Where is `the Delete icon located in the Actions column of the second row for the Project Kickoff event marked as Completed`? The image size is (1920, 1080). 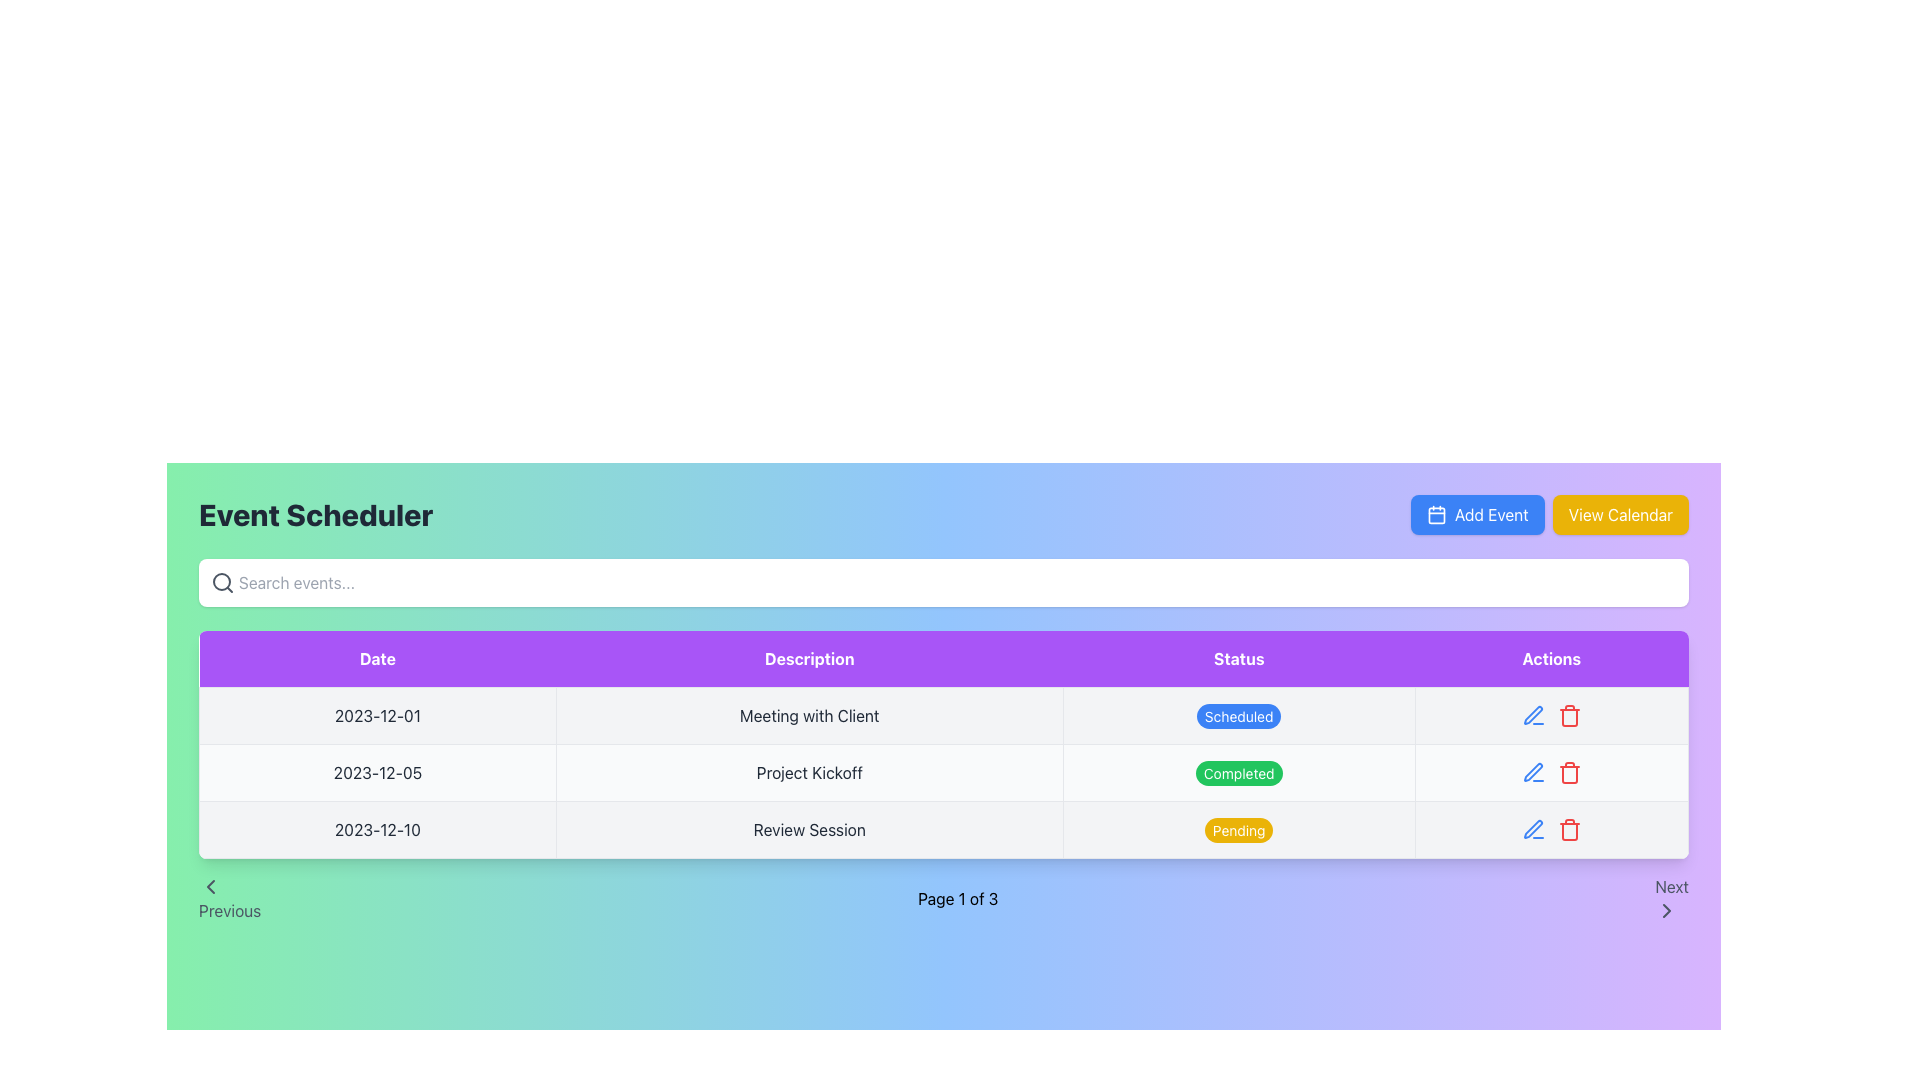
the Delete icon located in the Actions column of the second row for the Project Kickoff event marked as Completed is located at coordinates (1550, 771).